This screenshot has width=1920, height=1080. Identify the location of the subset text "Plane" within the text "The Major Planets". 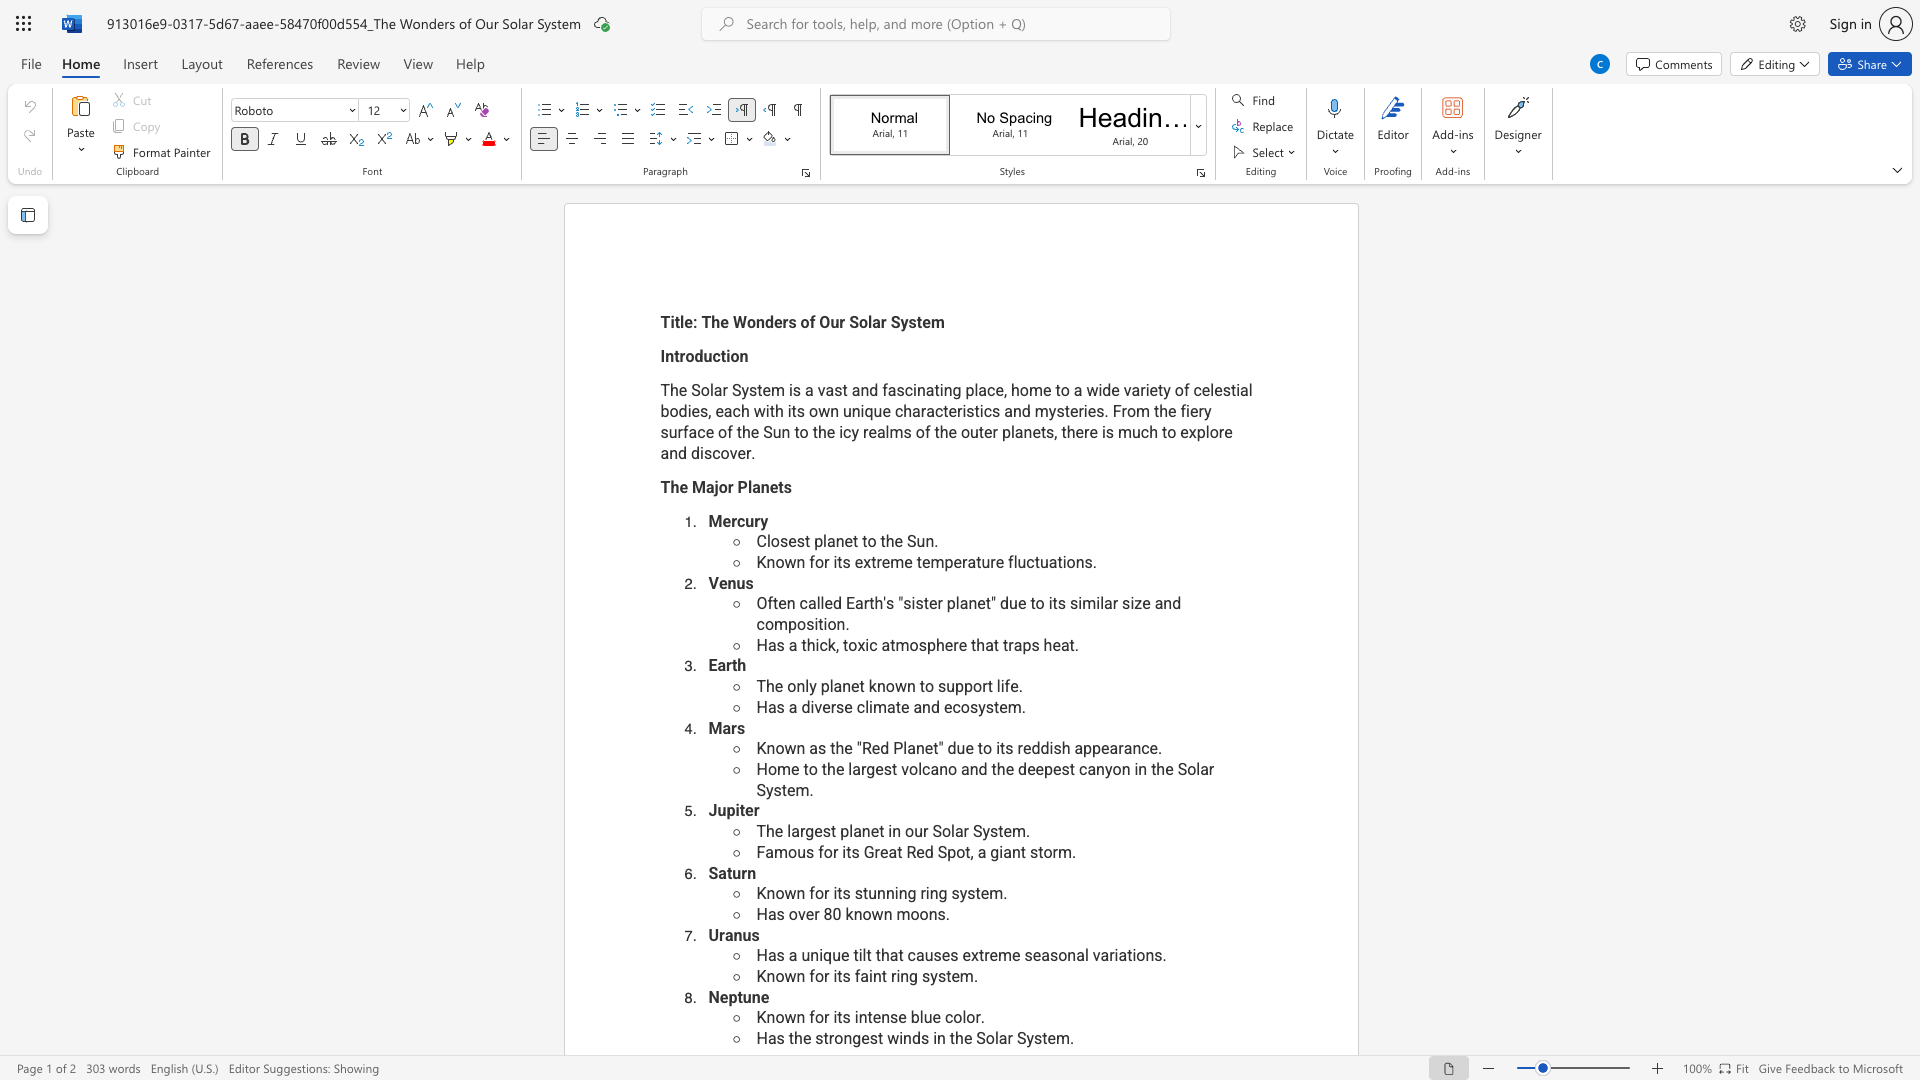
(736, 487).